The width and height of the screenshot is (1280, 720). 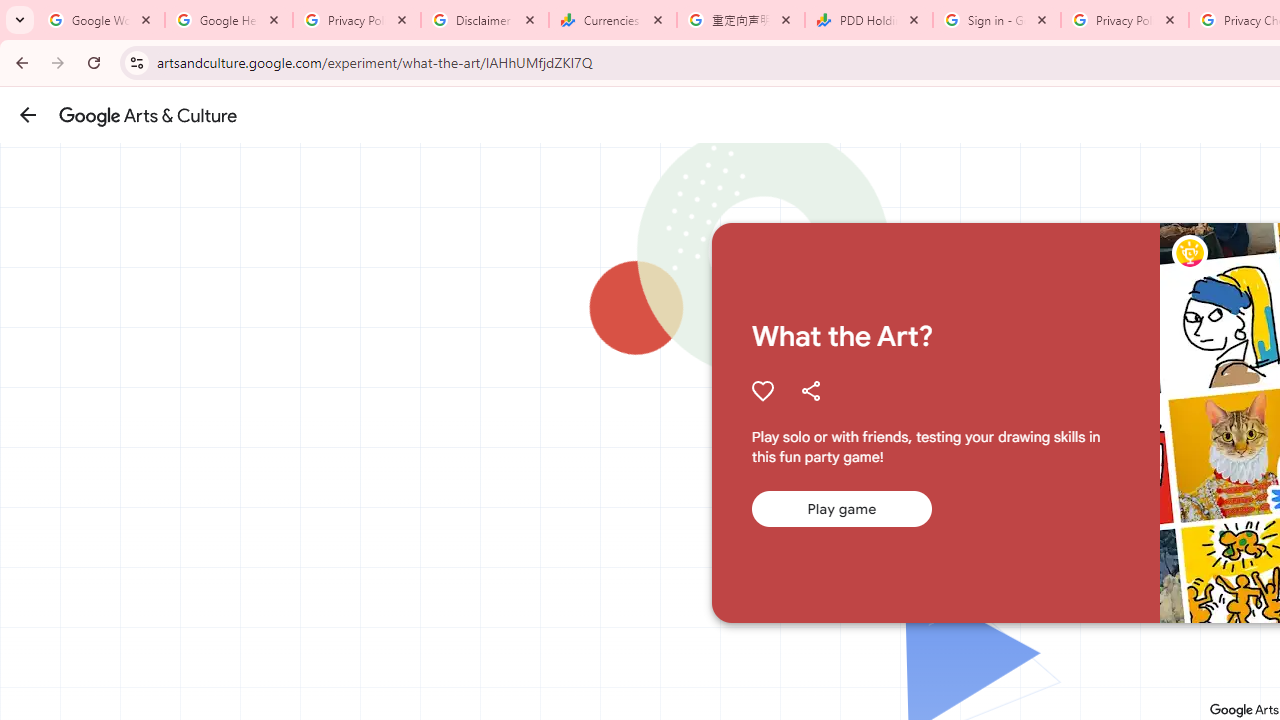 I want to click on 'Sign in - Google Accounts', so click(x=997, y=20).